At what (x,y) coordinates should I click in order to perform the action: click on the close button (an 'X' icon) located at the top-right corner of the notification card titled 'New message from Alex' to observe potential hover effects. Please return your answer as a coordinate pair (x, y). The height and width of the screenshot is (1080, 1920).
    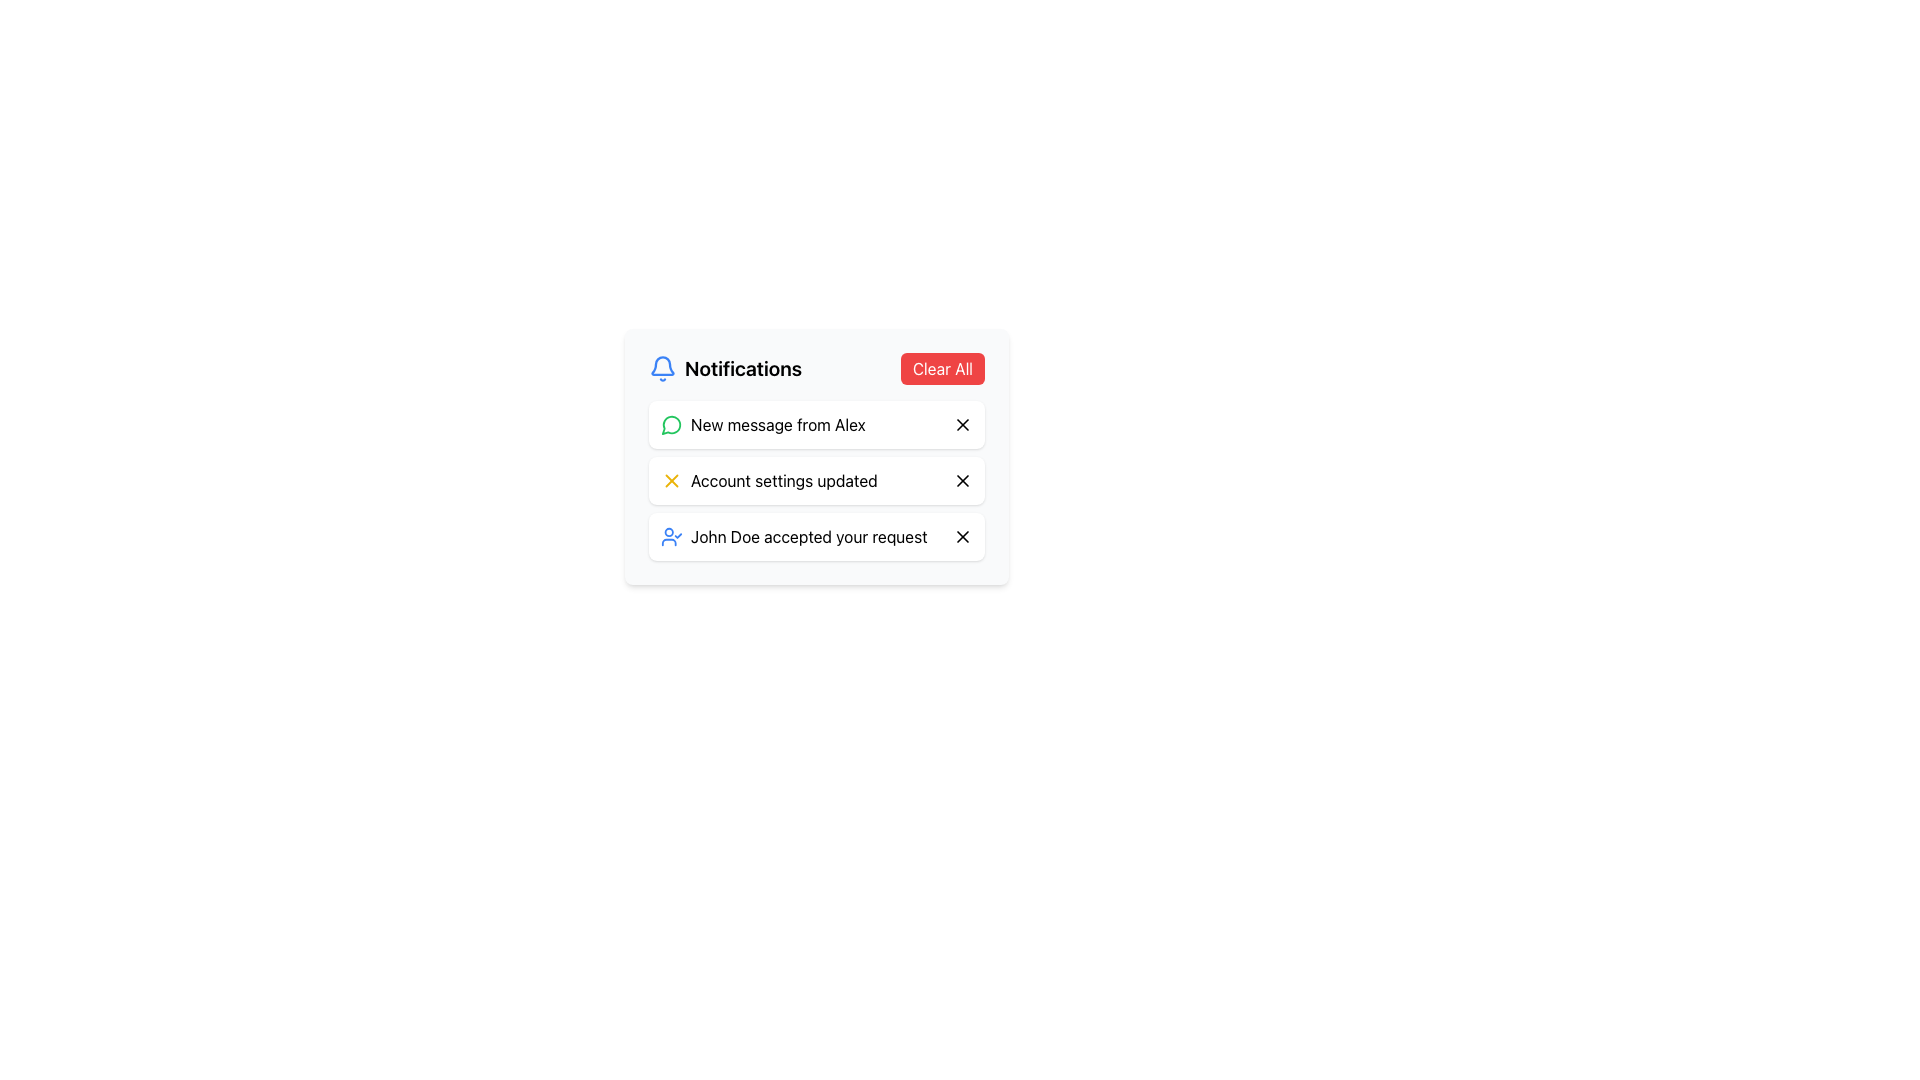
    Looking at the image, I should click on (963, 423).